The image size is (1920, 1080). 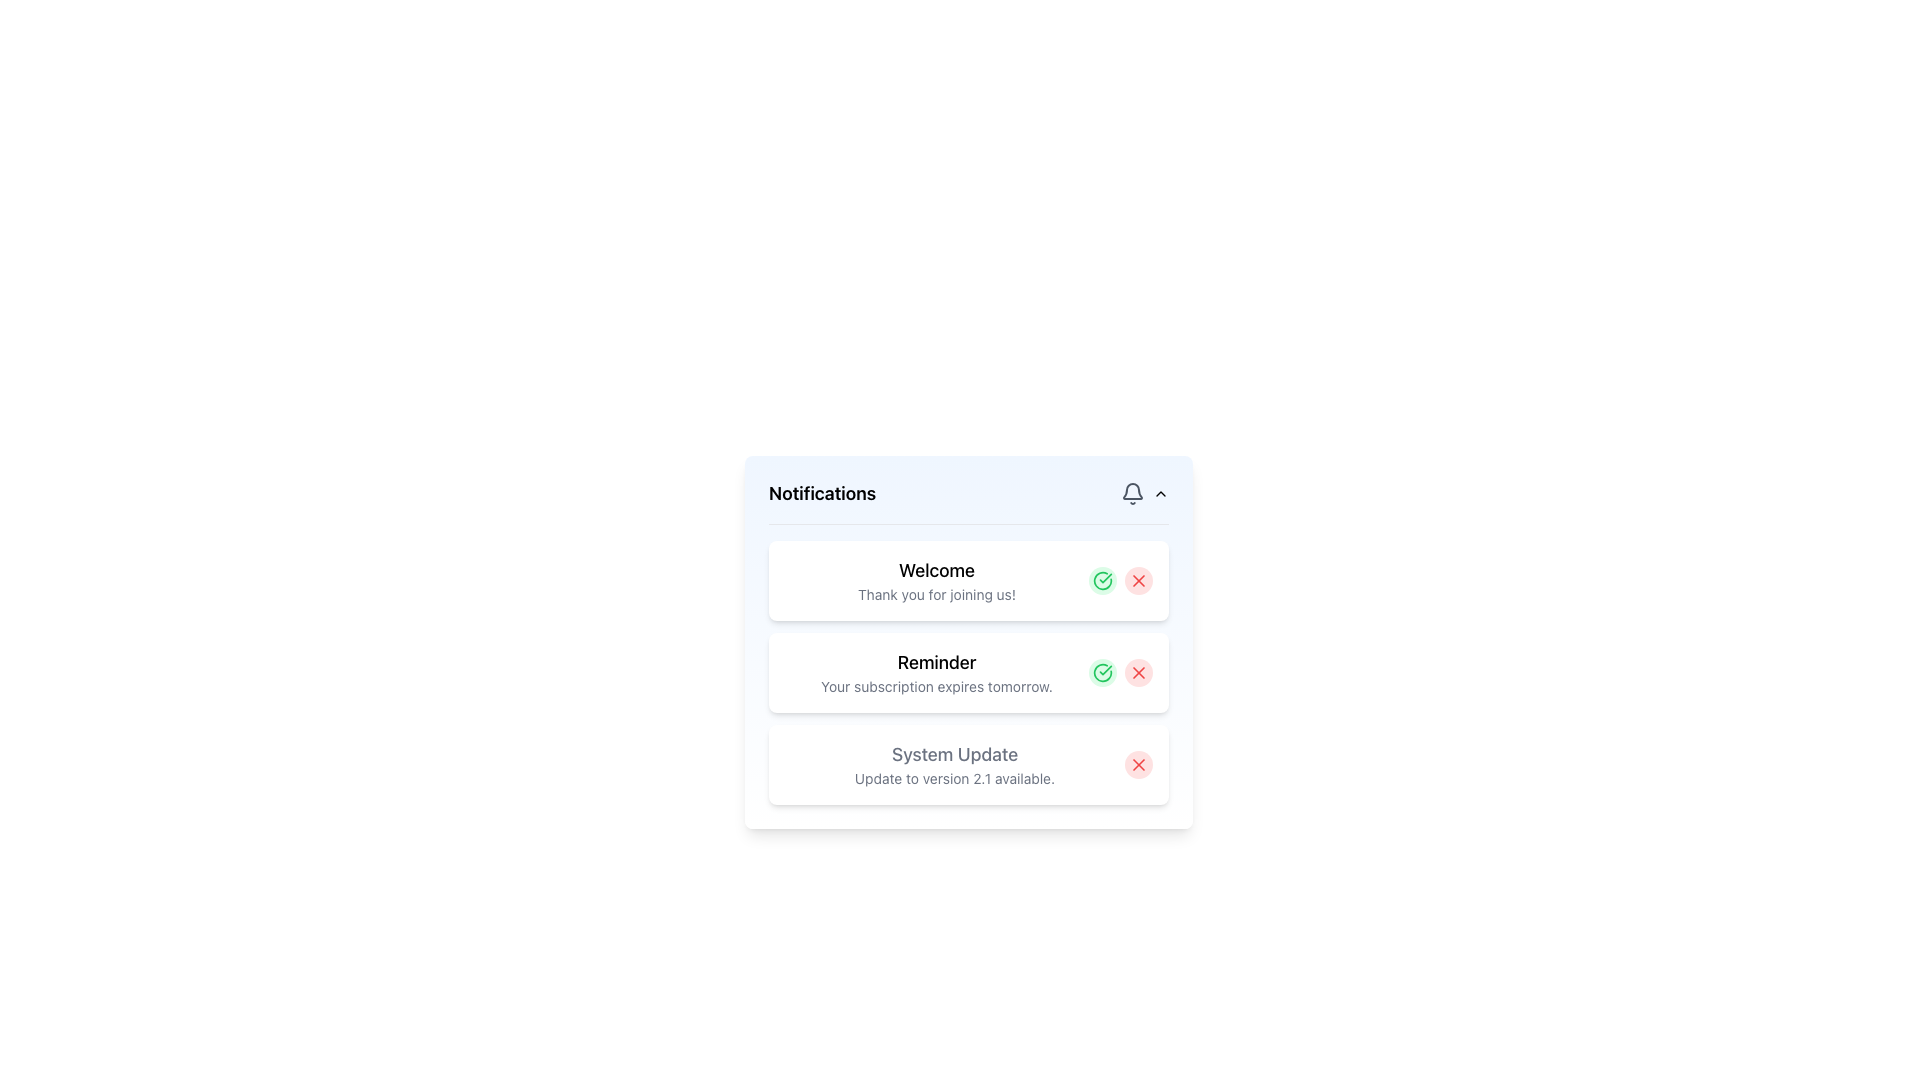 I want to click on the circular icon with a green outline and checkmark inside, located adjacent to the 'Reminder' text in the second notification block, so click(x=1102, y=581).